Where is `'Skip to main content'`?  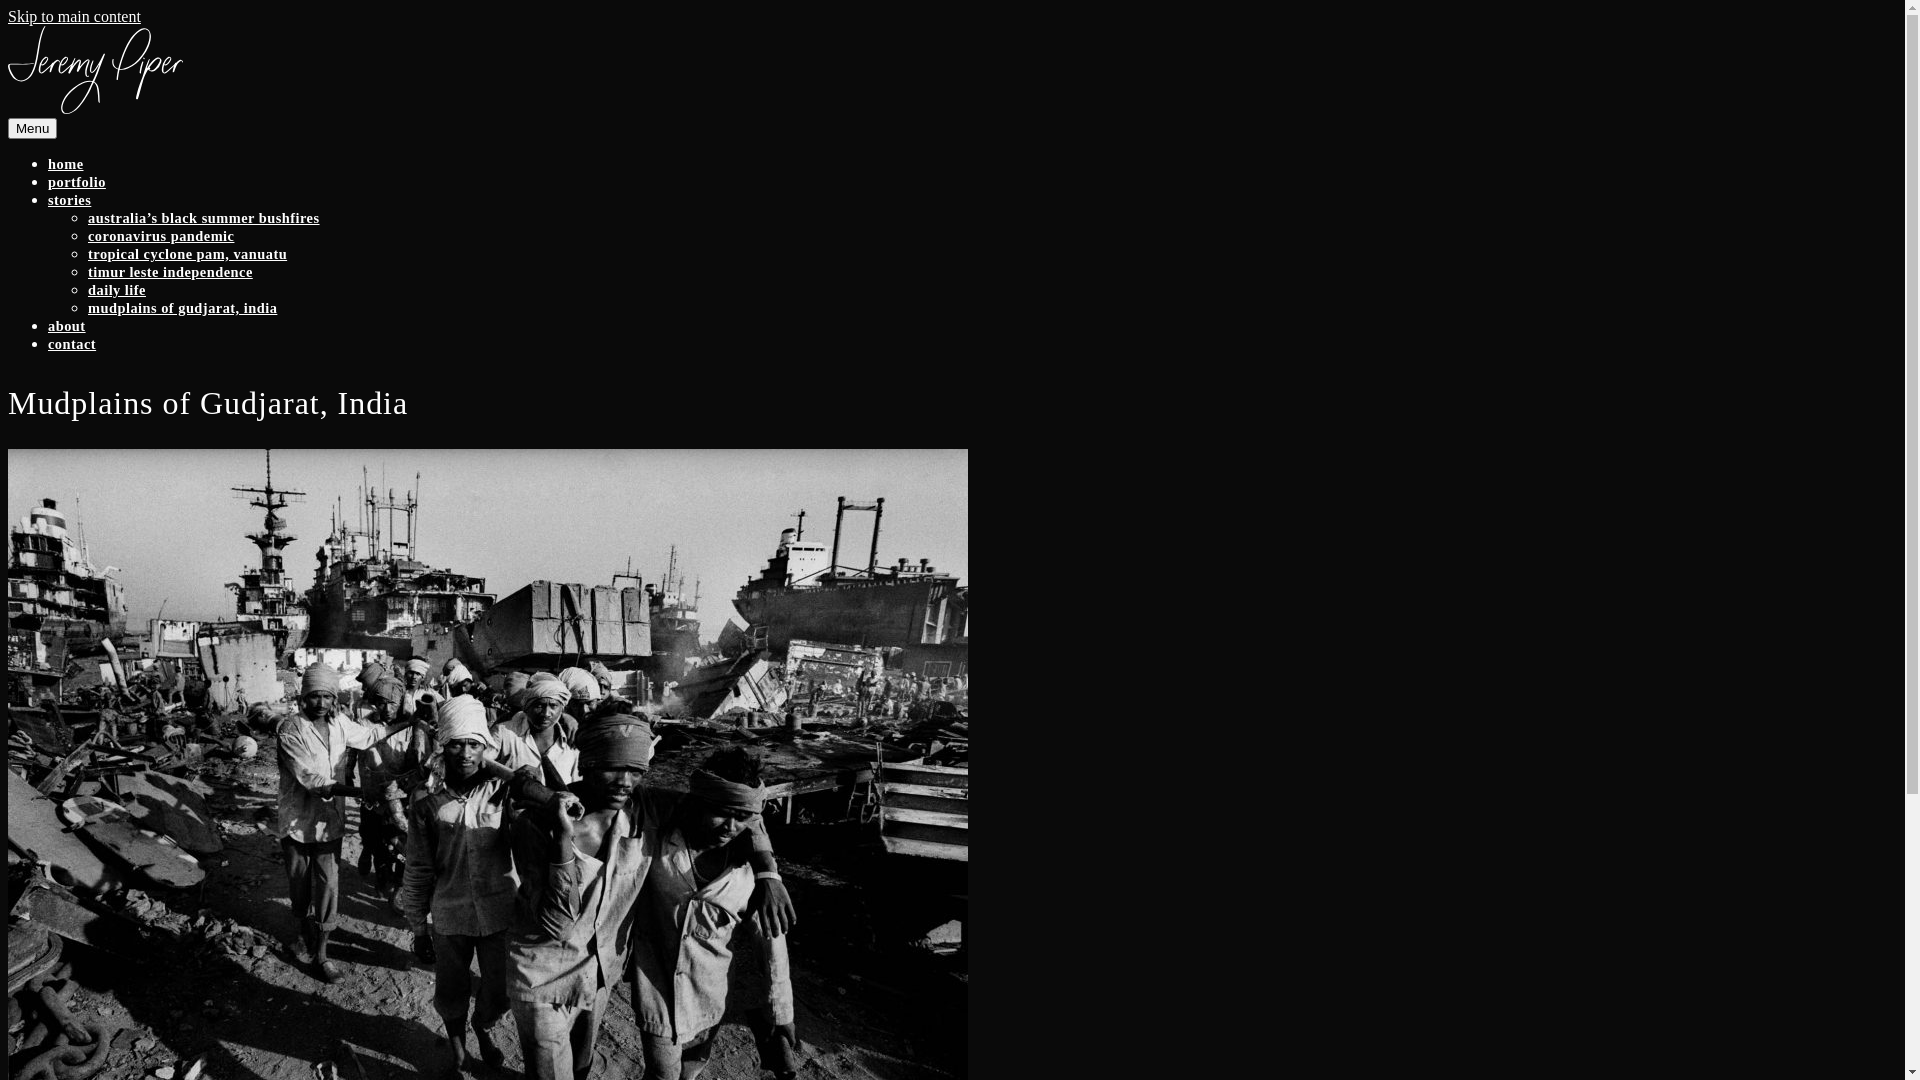
'Skip to main content' is located at coordinates (74, 16).